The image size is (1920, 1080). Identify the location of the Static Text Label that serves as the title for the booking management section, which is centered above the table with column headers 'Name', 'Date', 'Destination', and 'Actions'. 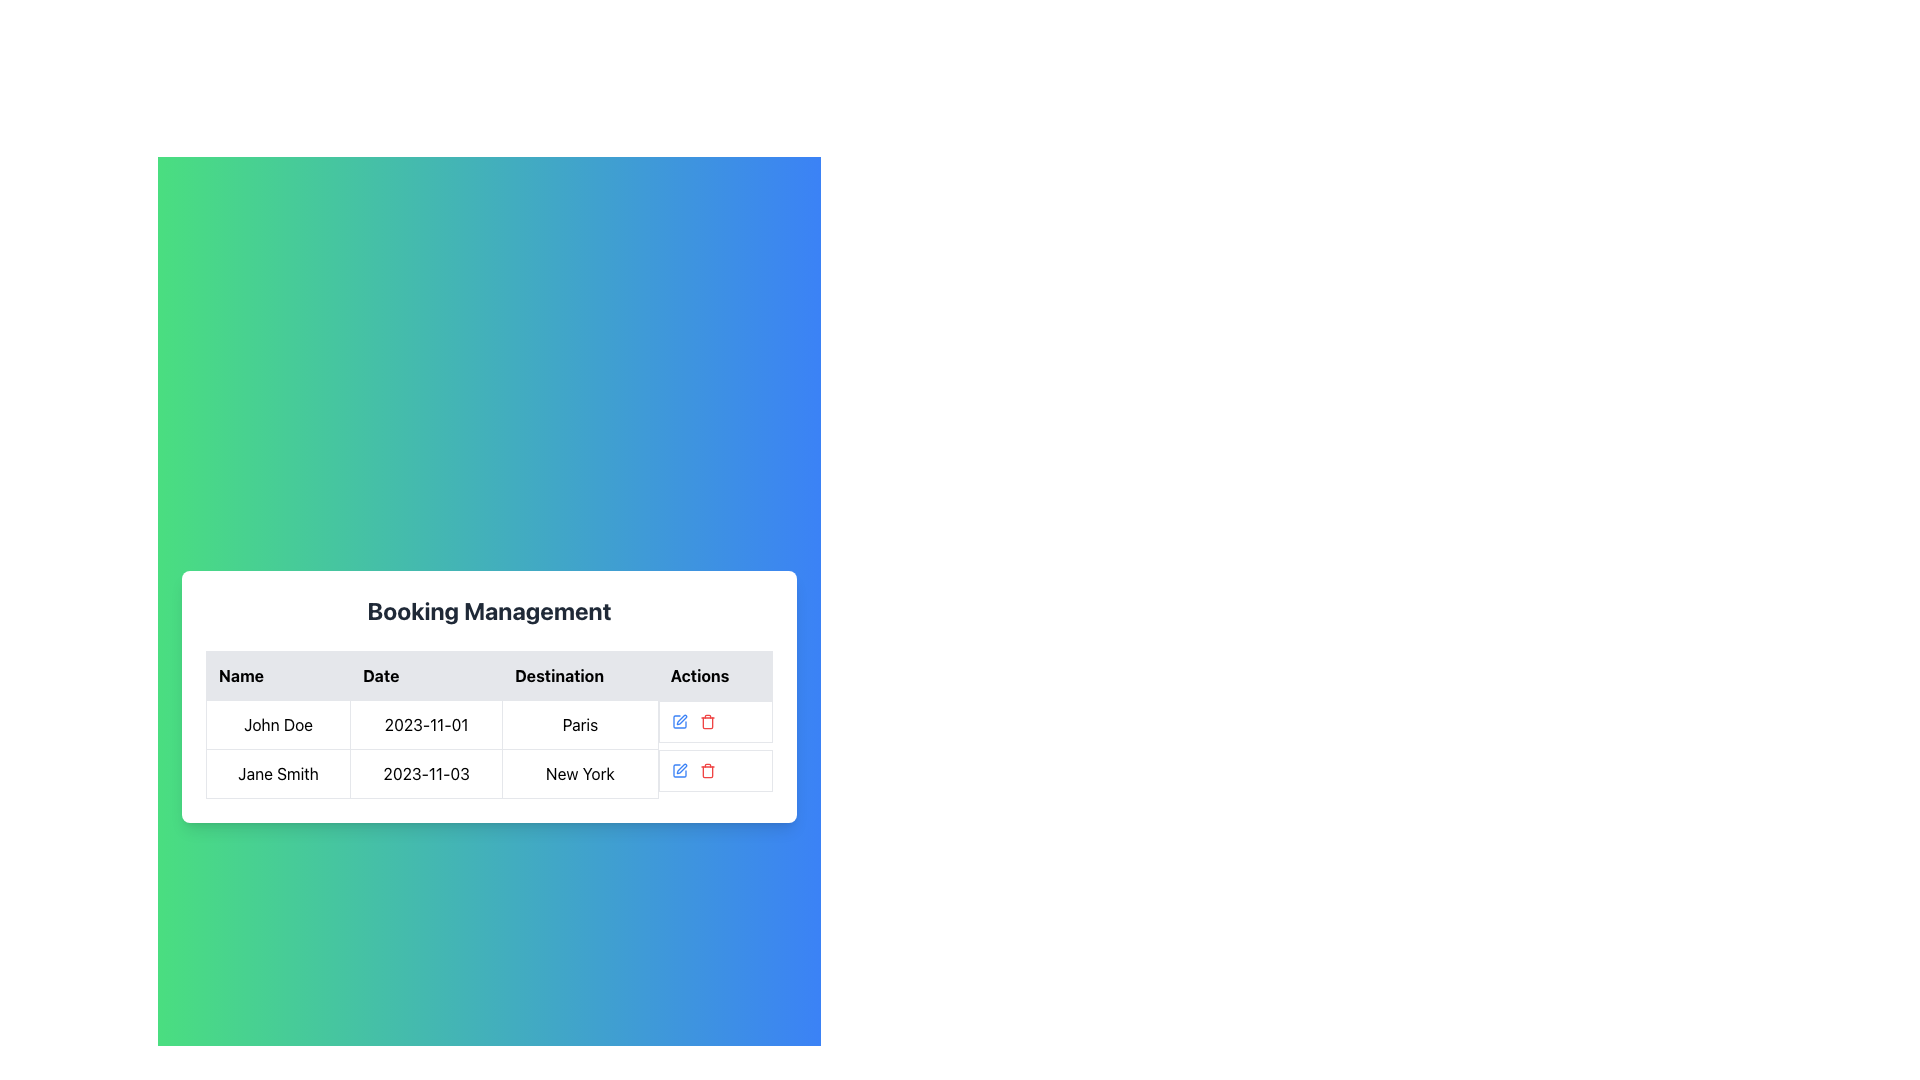
(489, 609).